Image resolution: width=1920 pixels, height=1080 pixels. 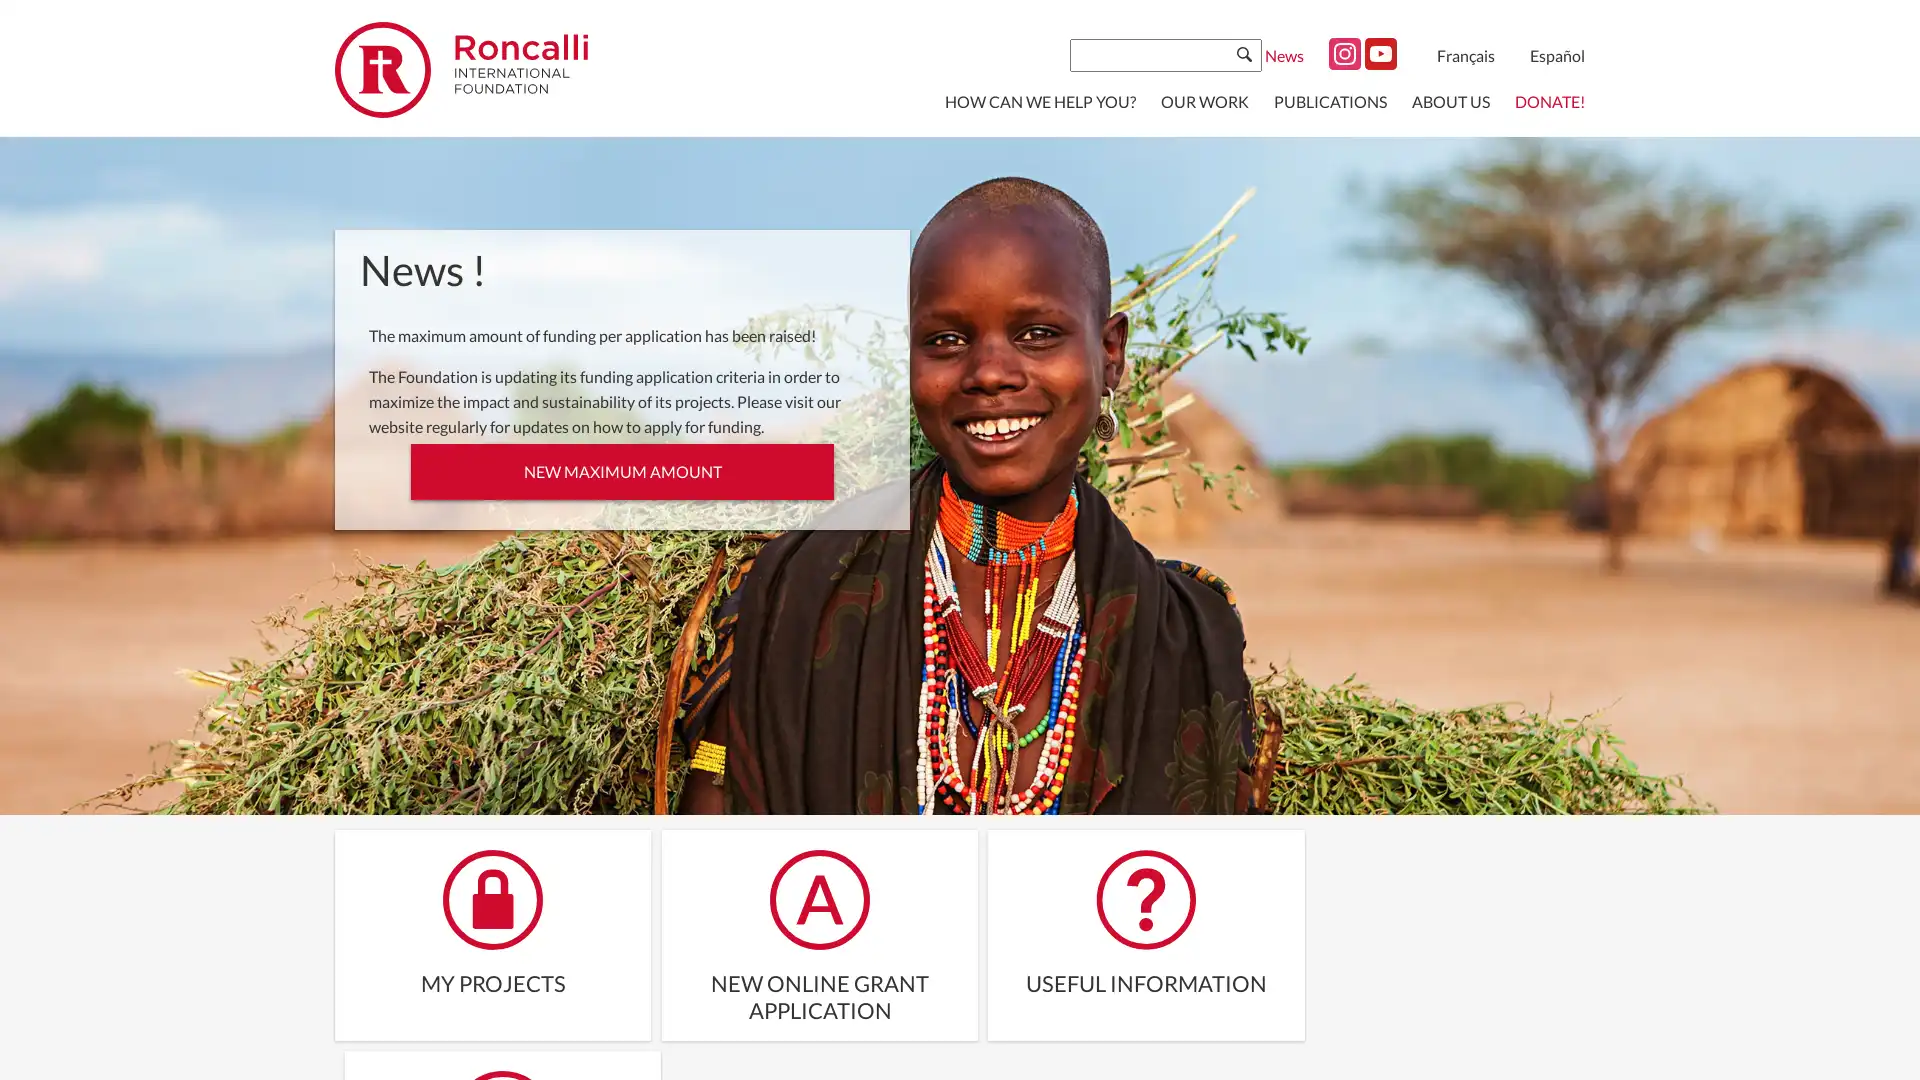 I want to click on Search, so click(x=1243, y=53).